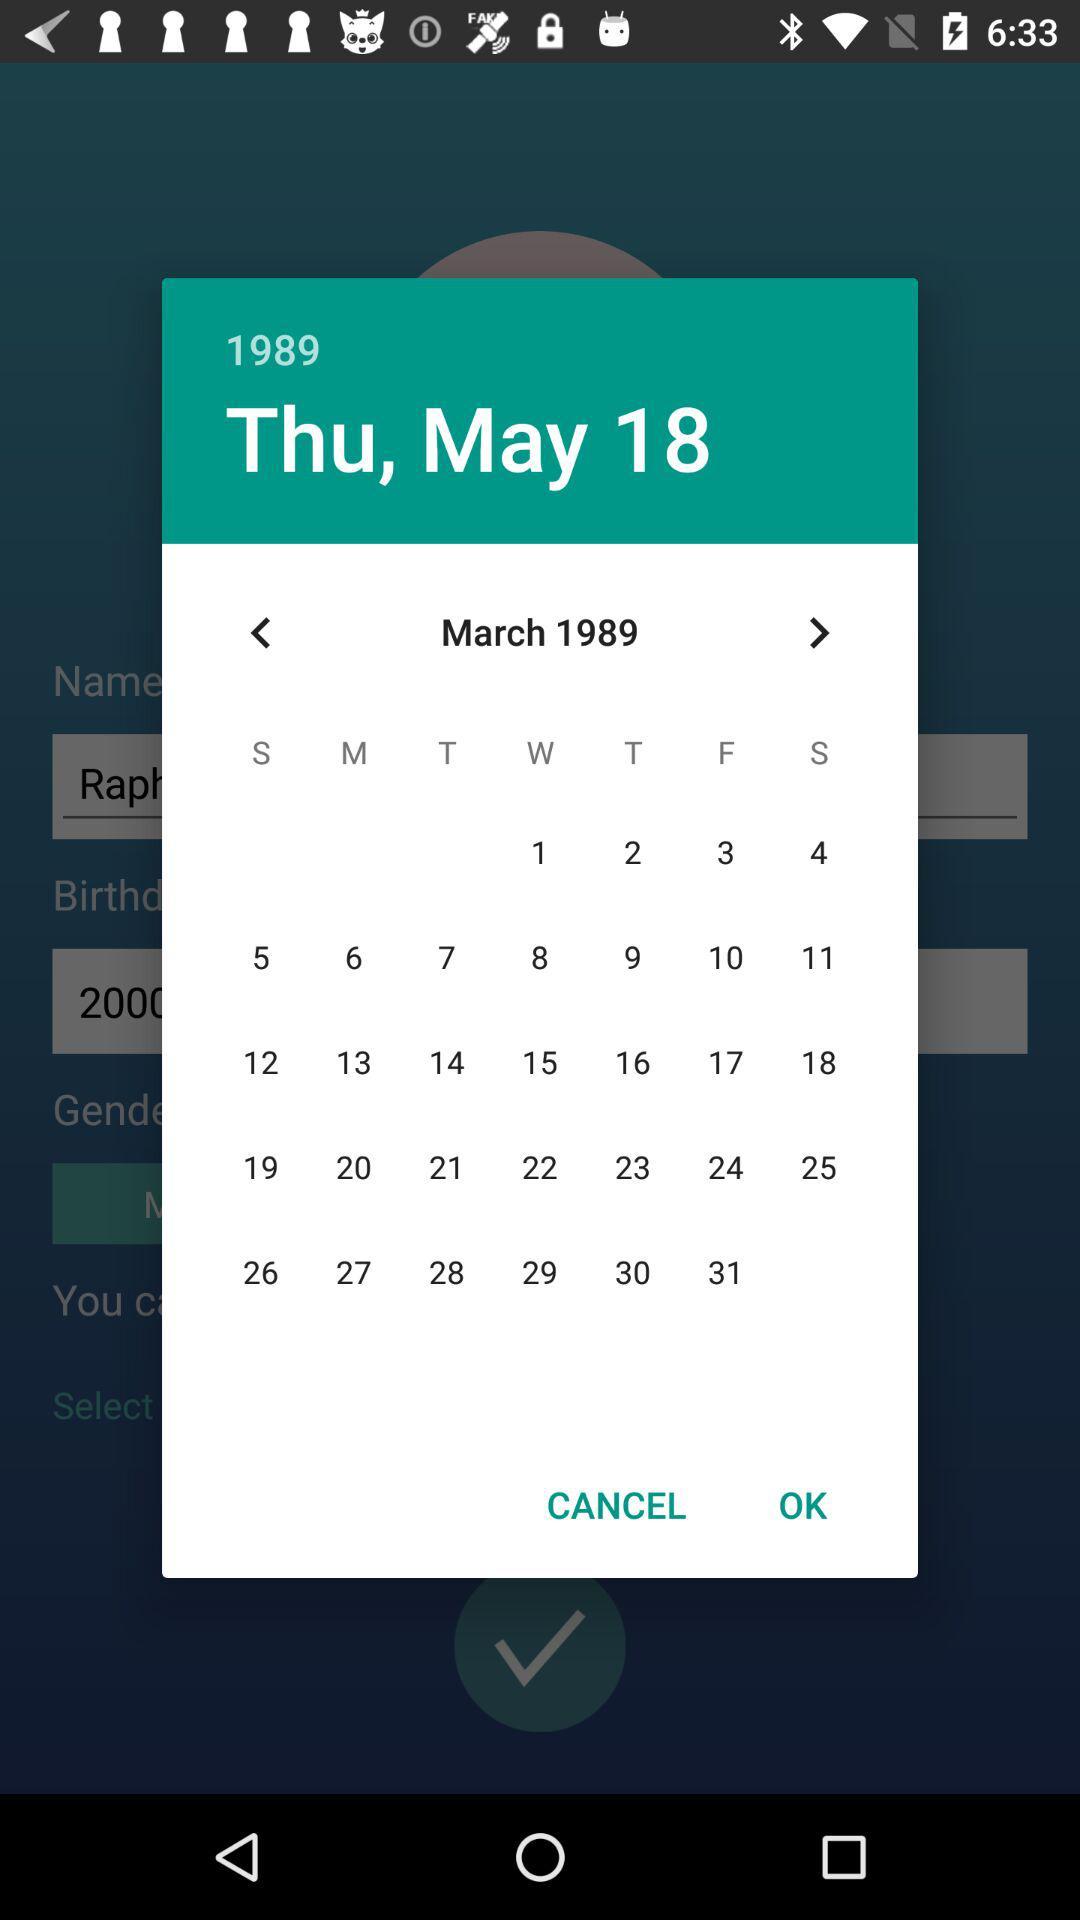 This screenshot has height=1920, width=1080. Describe the element at coordinates (801, 1504) in the screenshot. I see `the ok item` at that location.